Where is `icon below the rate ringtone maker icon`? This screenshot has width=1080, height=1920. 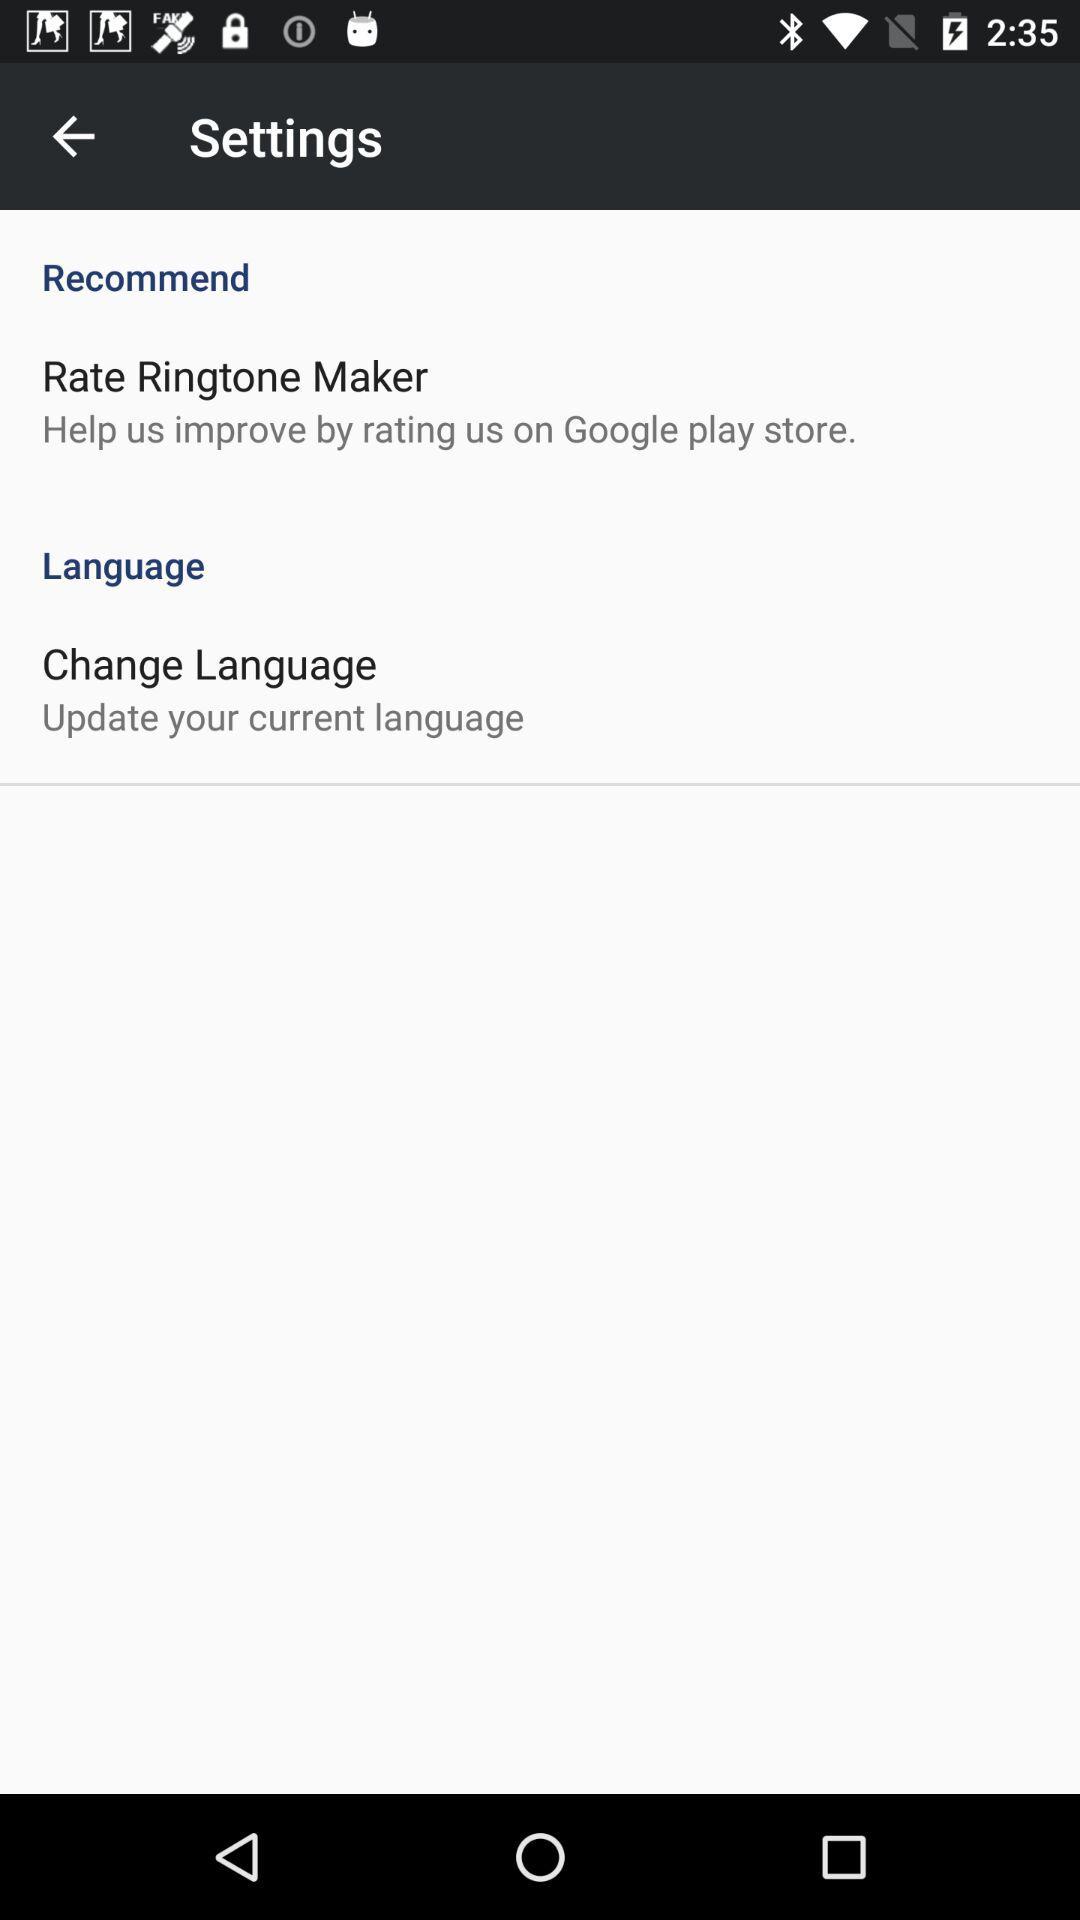 icon below the rate ringtone maker icon is located at coordinates (448, 427).